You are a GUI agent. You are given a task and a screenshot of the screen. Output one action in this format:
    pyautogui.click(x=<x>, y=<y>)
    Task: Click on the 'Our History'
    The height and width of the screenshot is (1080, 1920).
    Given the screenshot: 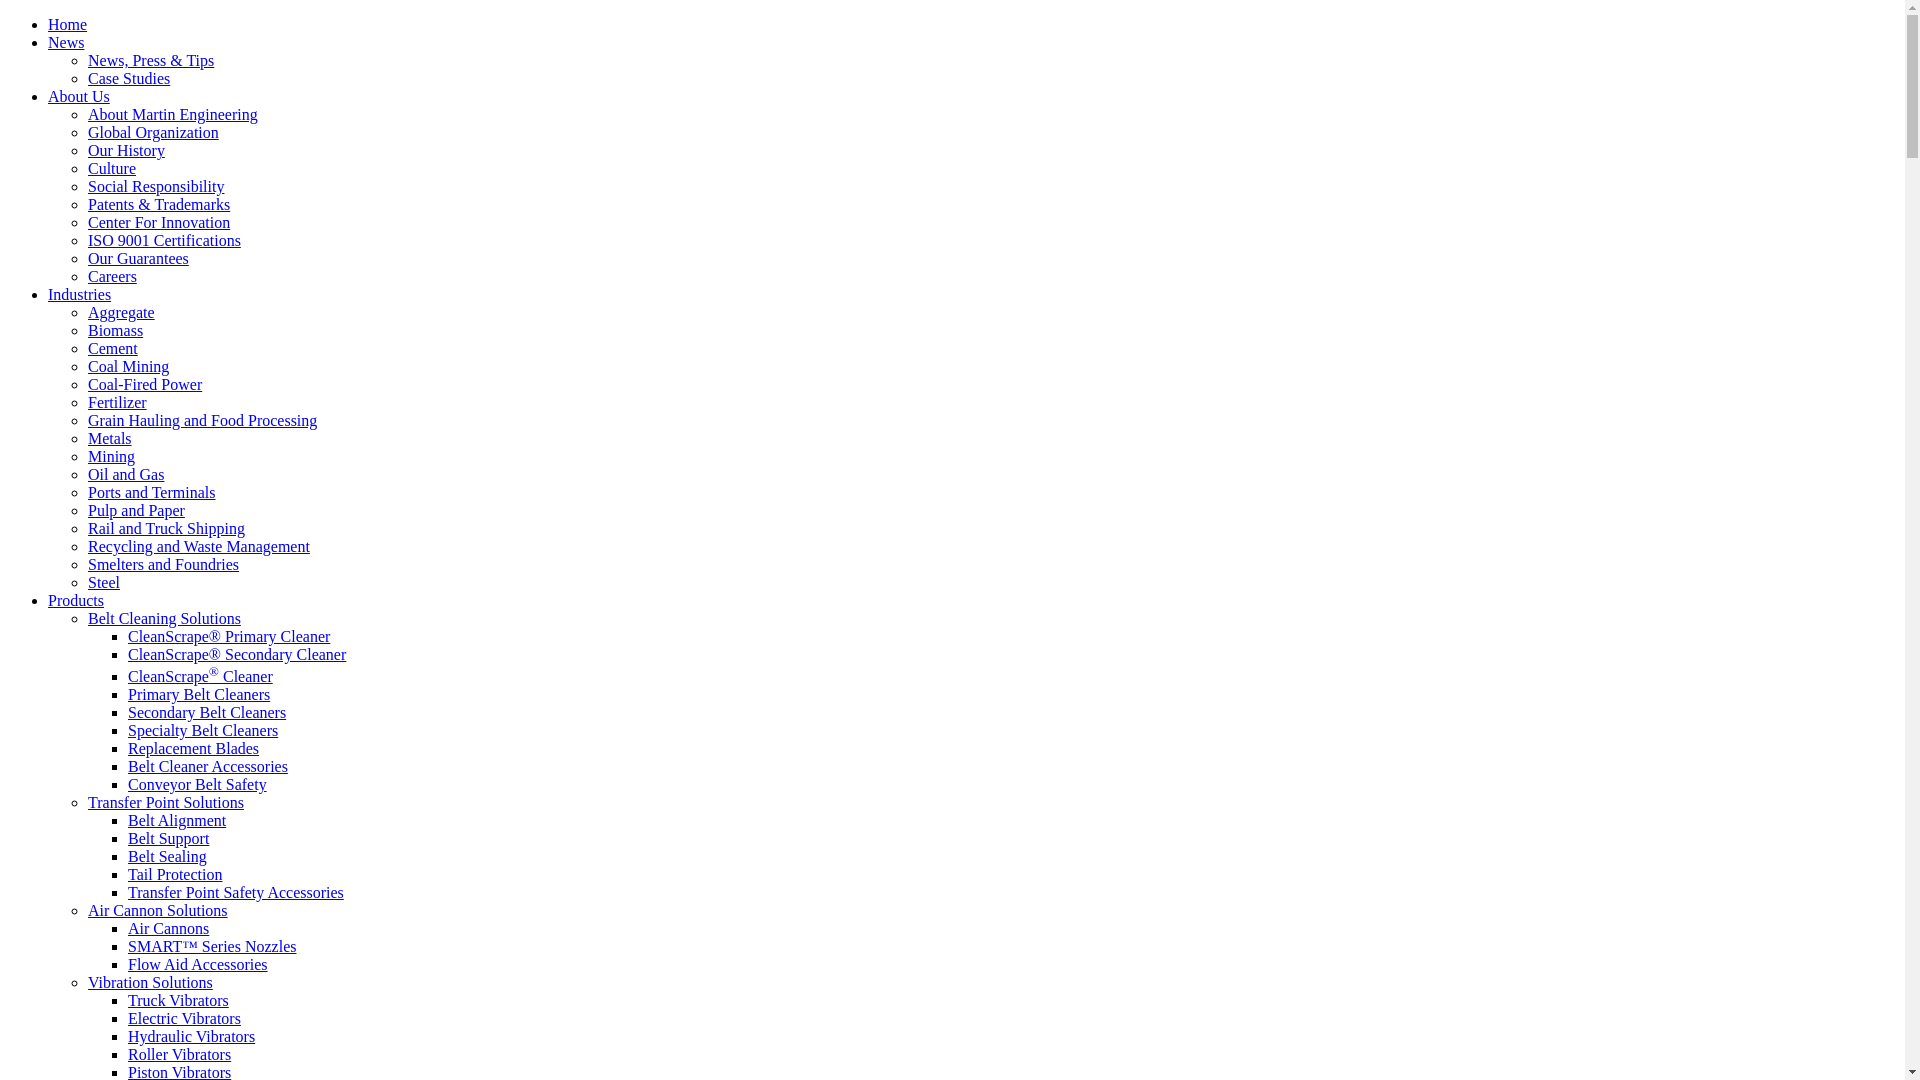 What is the action you would take?
    pyautogui.click(x=86, y=149)
    